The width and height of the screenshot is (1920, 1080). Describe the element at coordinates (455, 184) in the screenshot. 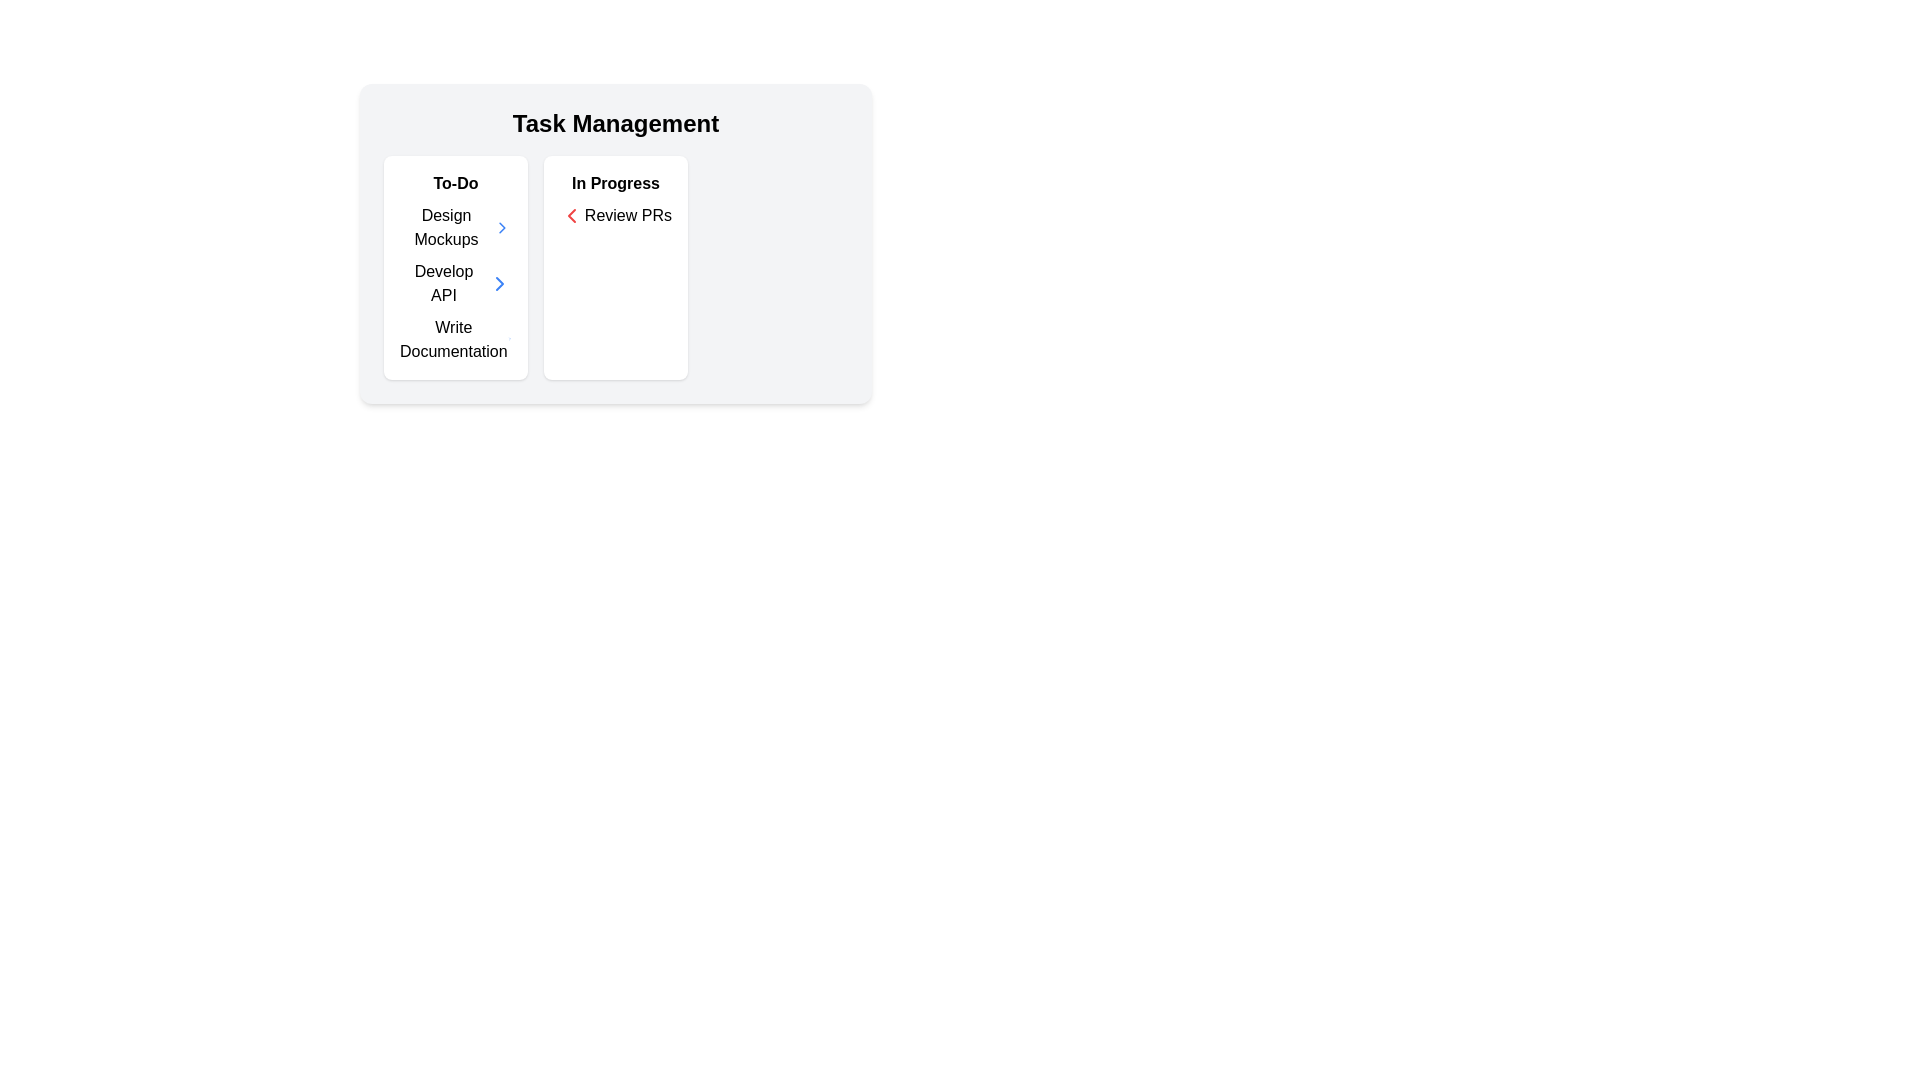

I see `the 'To-Do' text label, which is a bold header indicating the section for the to-do list` at that location.